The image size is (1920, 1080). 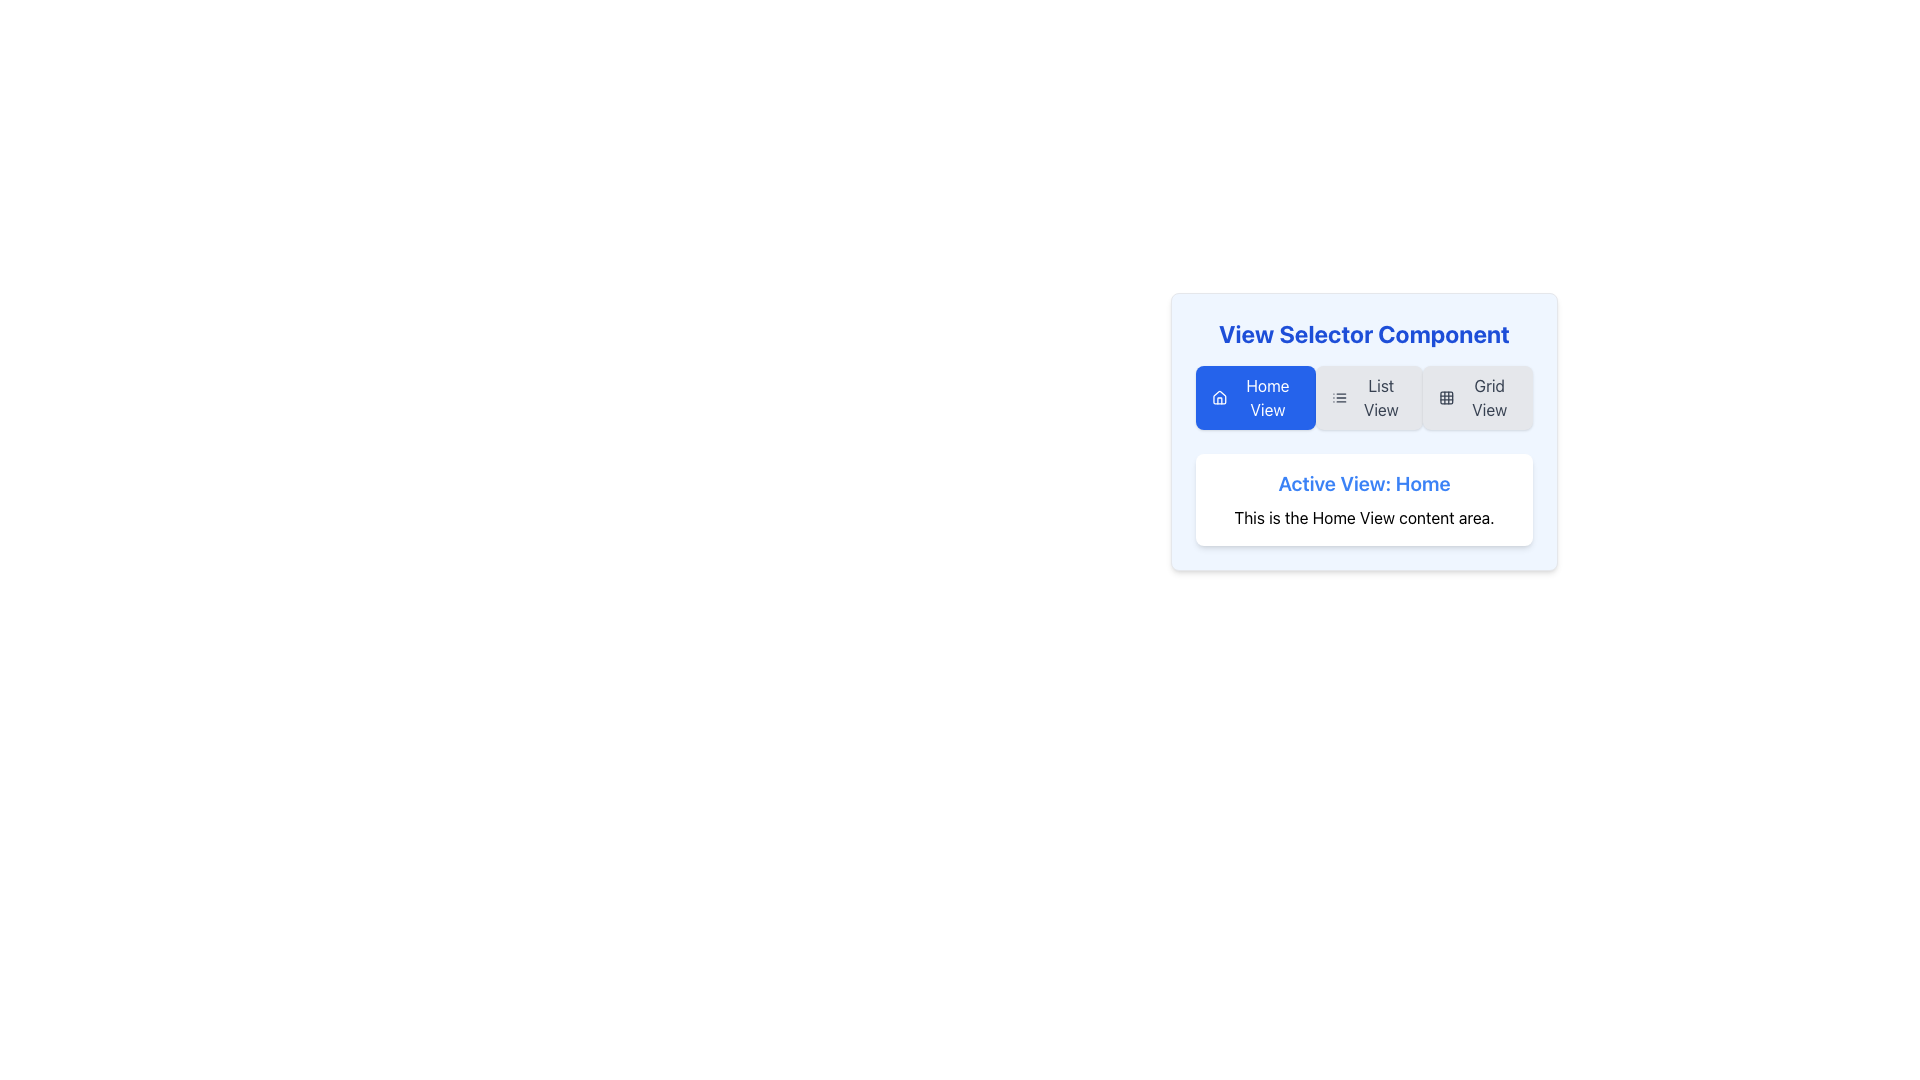 What do you see at coordinates (1363, 499) in the screenshot?
I see `the static display area that shows the current active view name 'Active View: Home' and its description 'This is the Home View content area.'` at bounding box center [1363, 499].